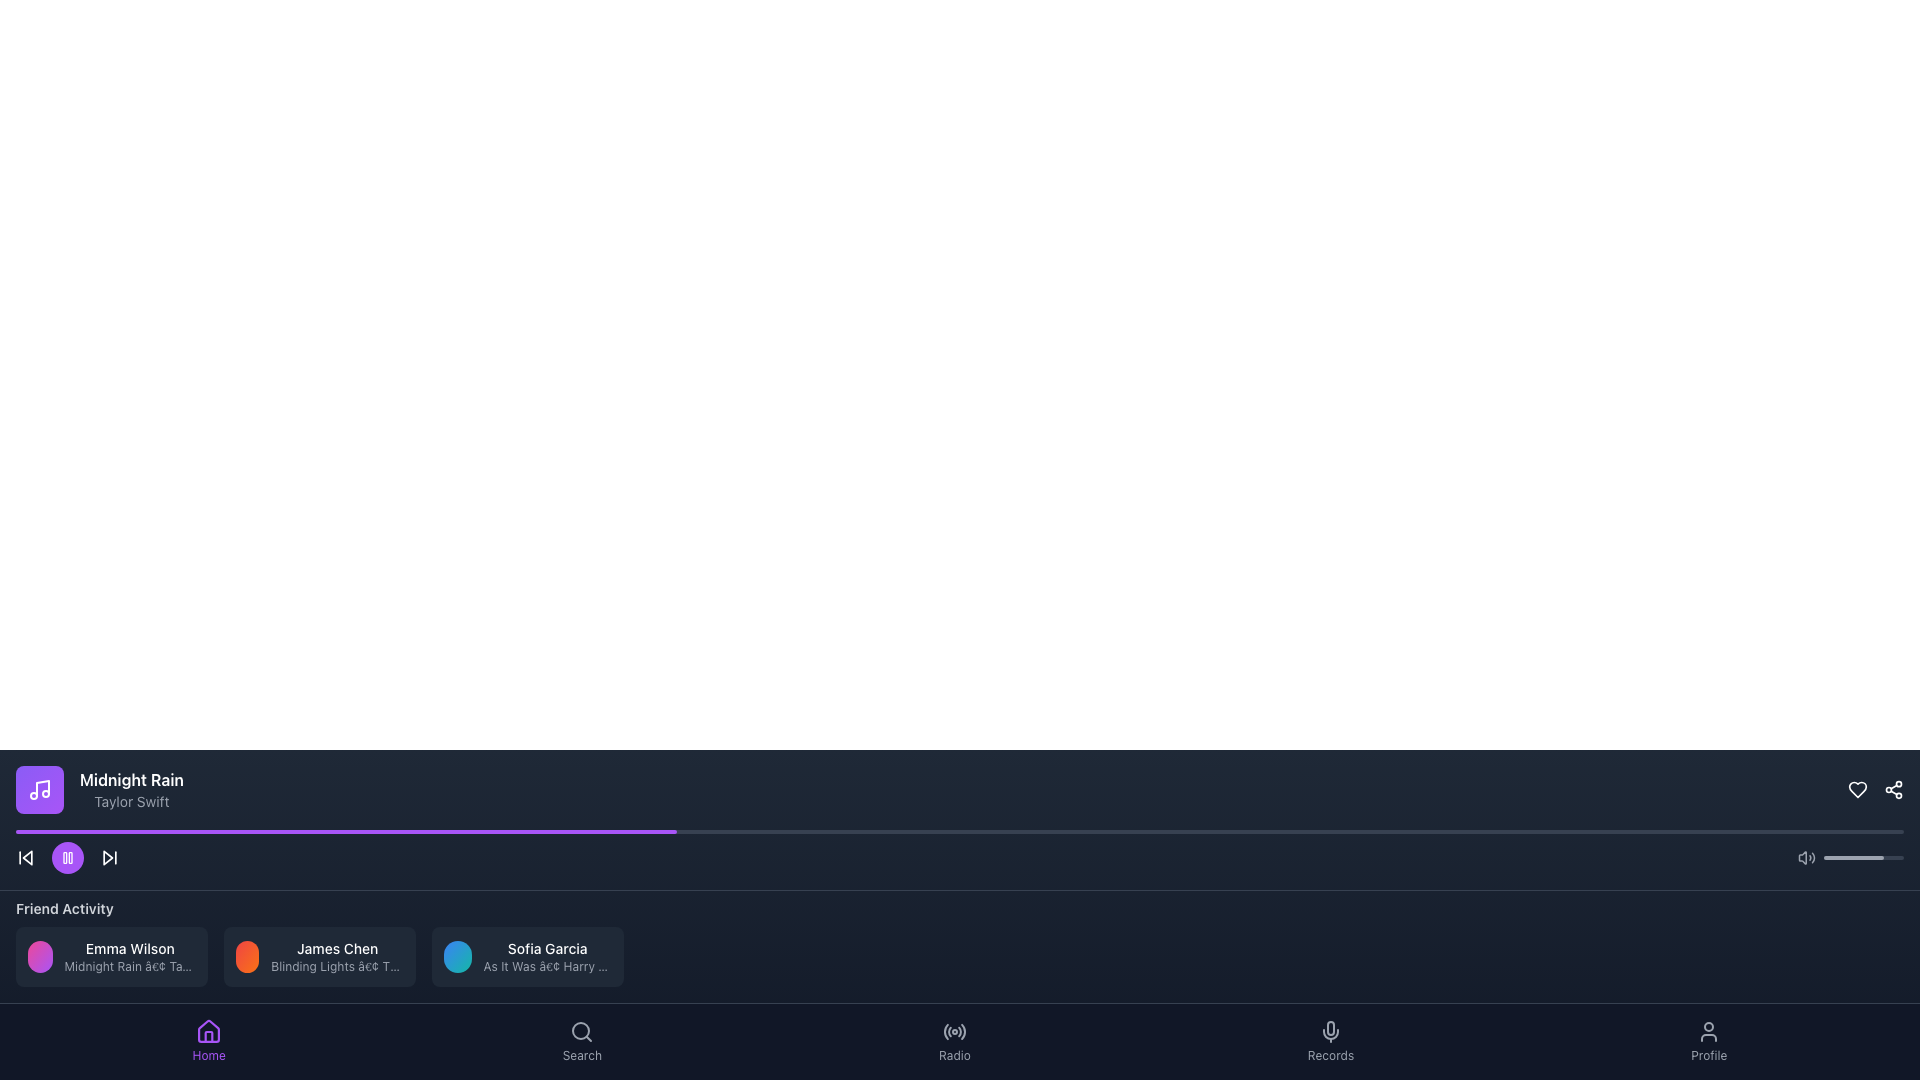 The width and height of the screenshot is (1920, 1080). Describe the element at coordinates (70, 856) in the screenshot. I see `the right vertical rectangle of the pause icon` at that location.